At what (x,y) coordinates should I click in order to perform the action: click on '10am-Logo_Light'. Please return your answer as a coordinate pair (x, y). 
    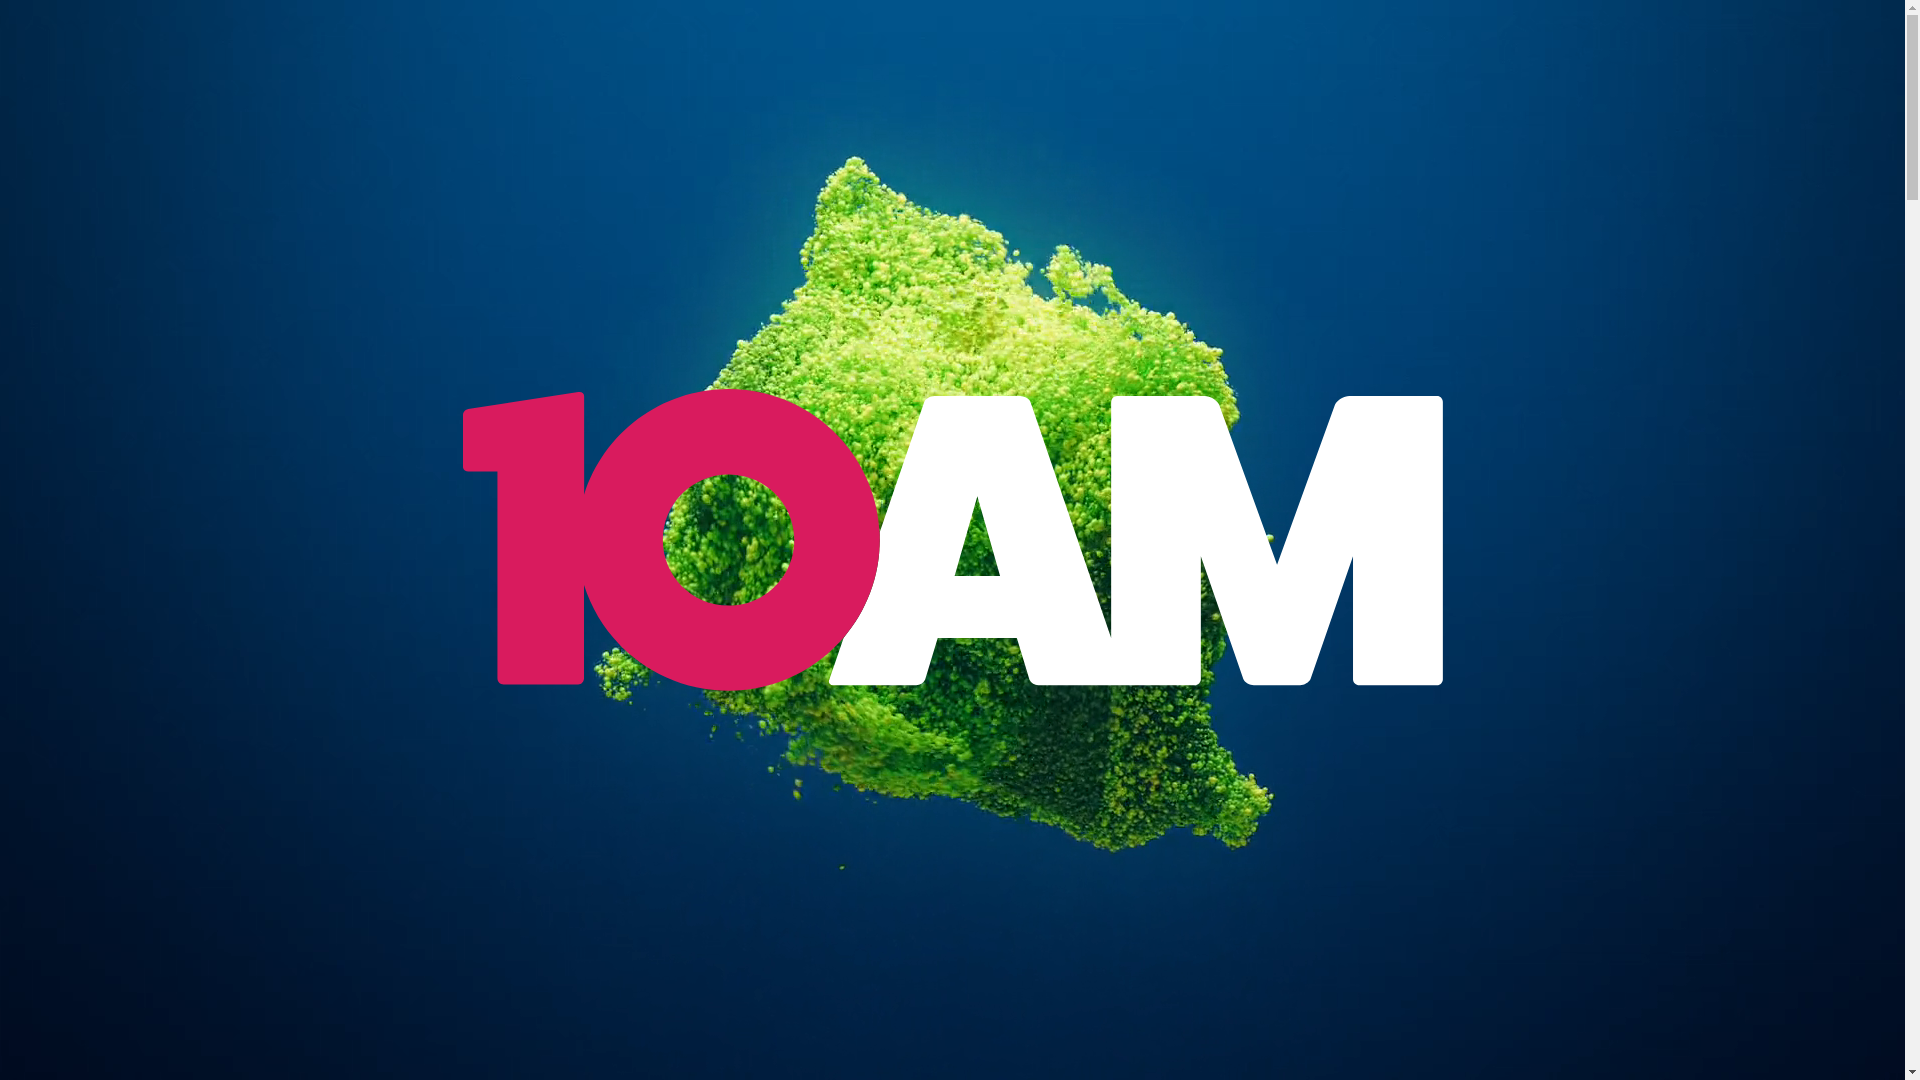
    Looking at the image, I should click on (950, 540).